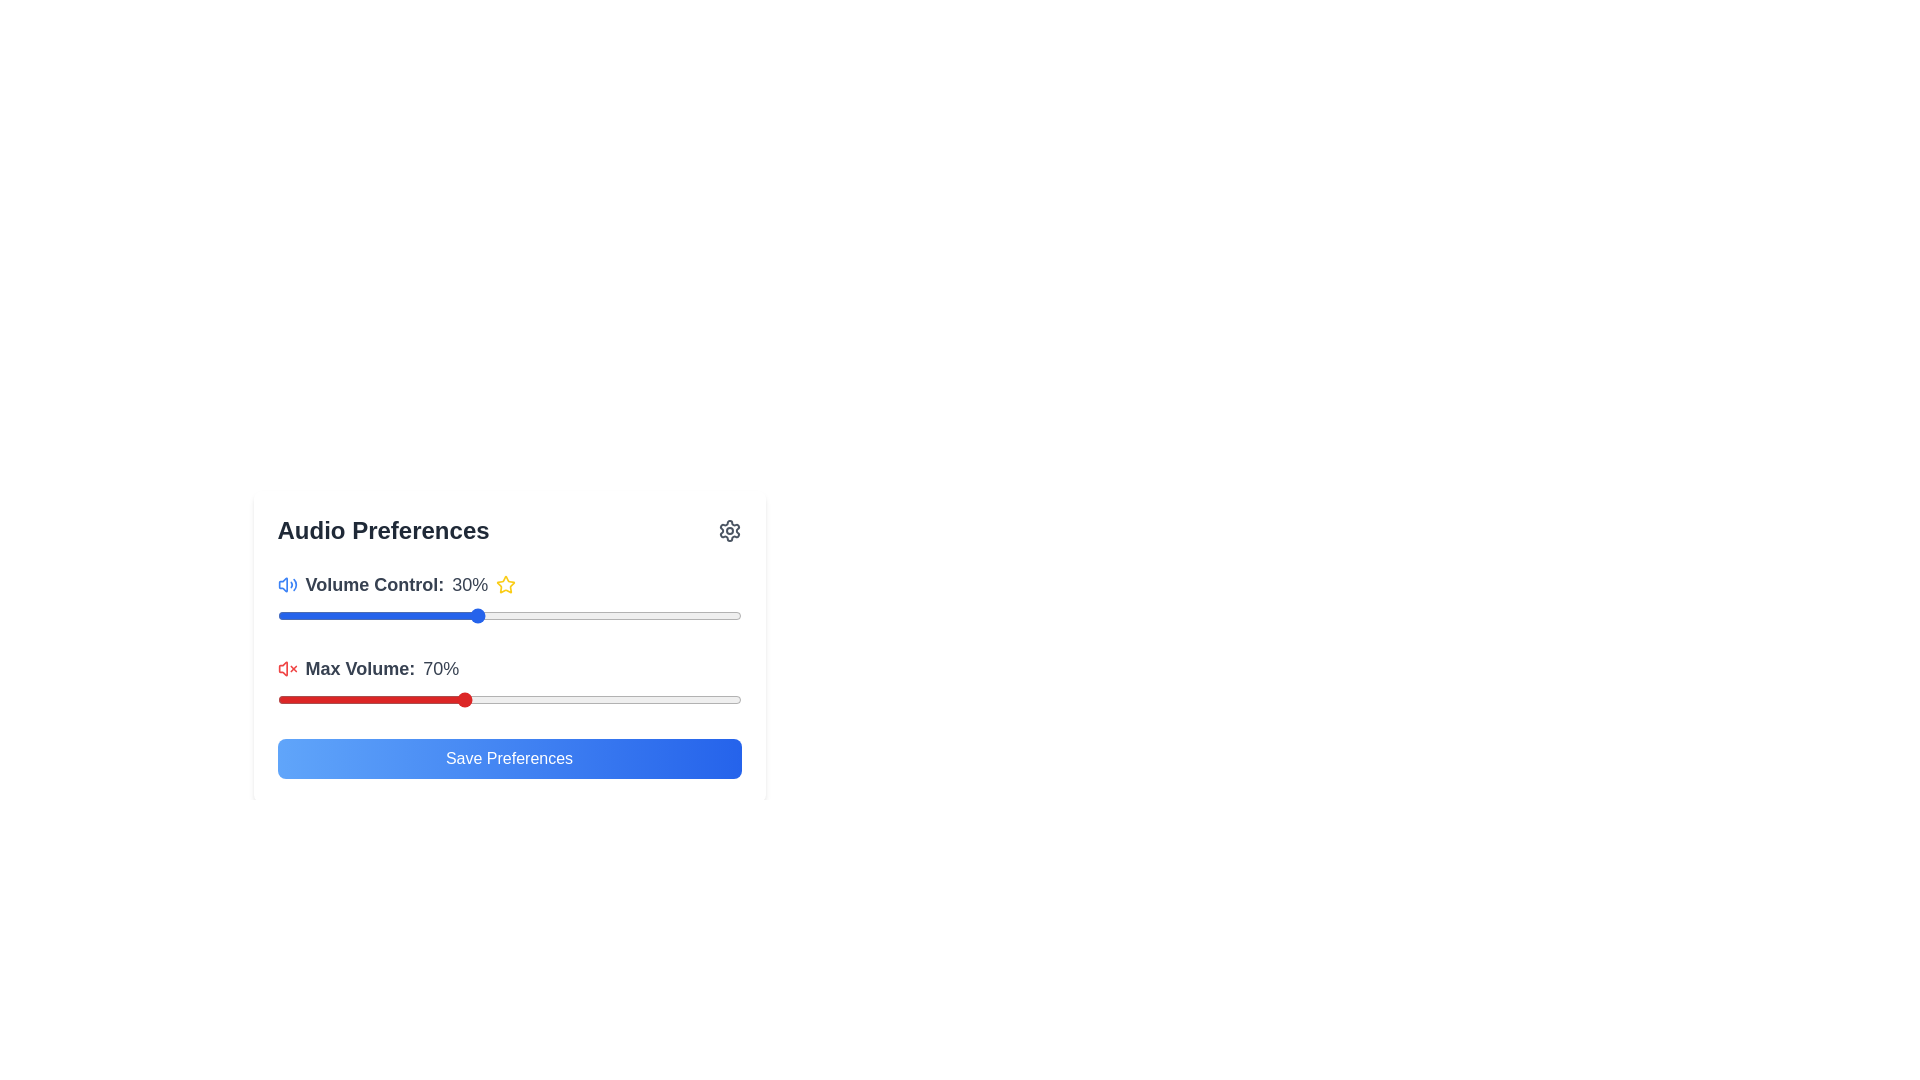  Describe the element at coordinates (469, 585) in the screenshot. I see `current volume level percentage displayed in the text label located to the right of the 'Volume Control:' text in the 'Audio Preferences' section` at that location.